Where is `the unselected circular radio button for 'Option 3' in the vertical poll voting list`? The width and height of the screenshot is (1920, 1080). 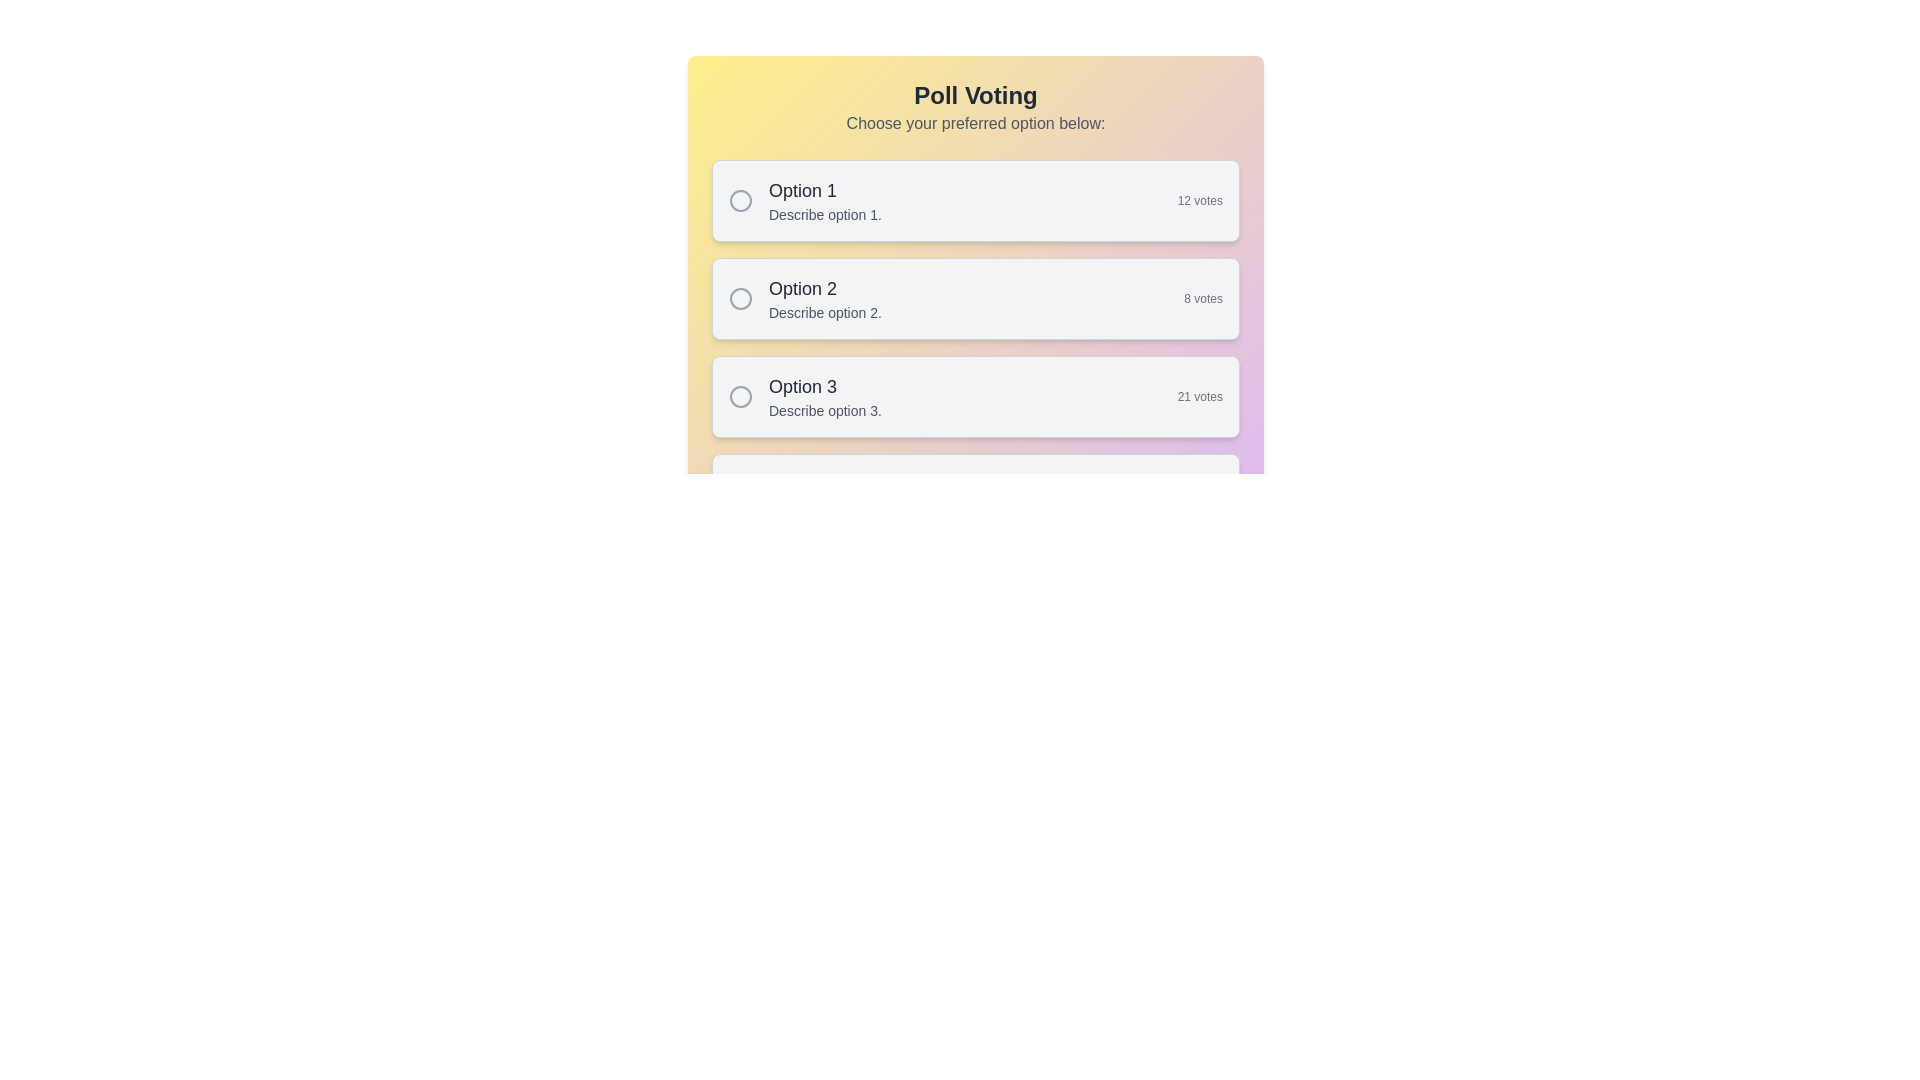 the unselected circular radio button for 'Option 3' in the vertical poll voting list is located at coordinates (739, 397).